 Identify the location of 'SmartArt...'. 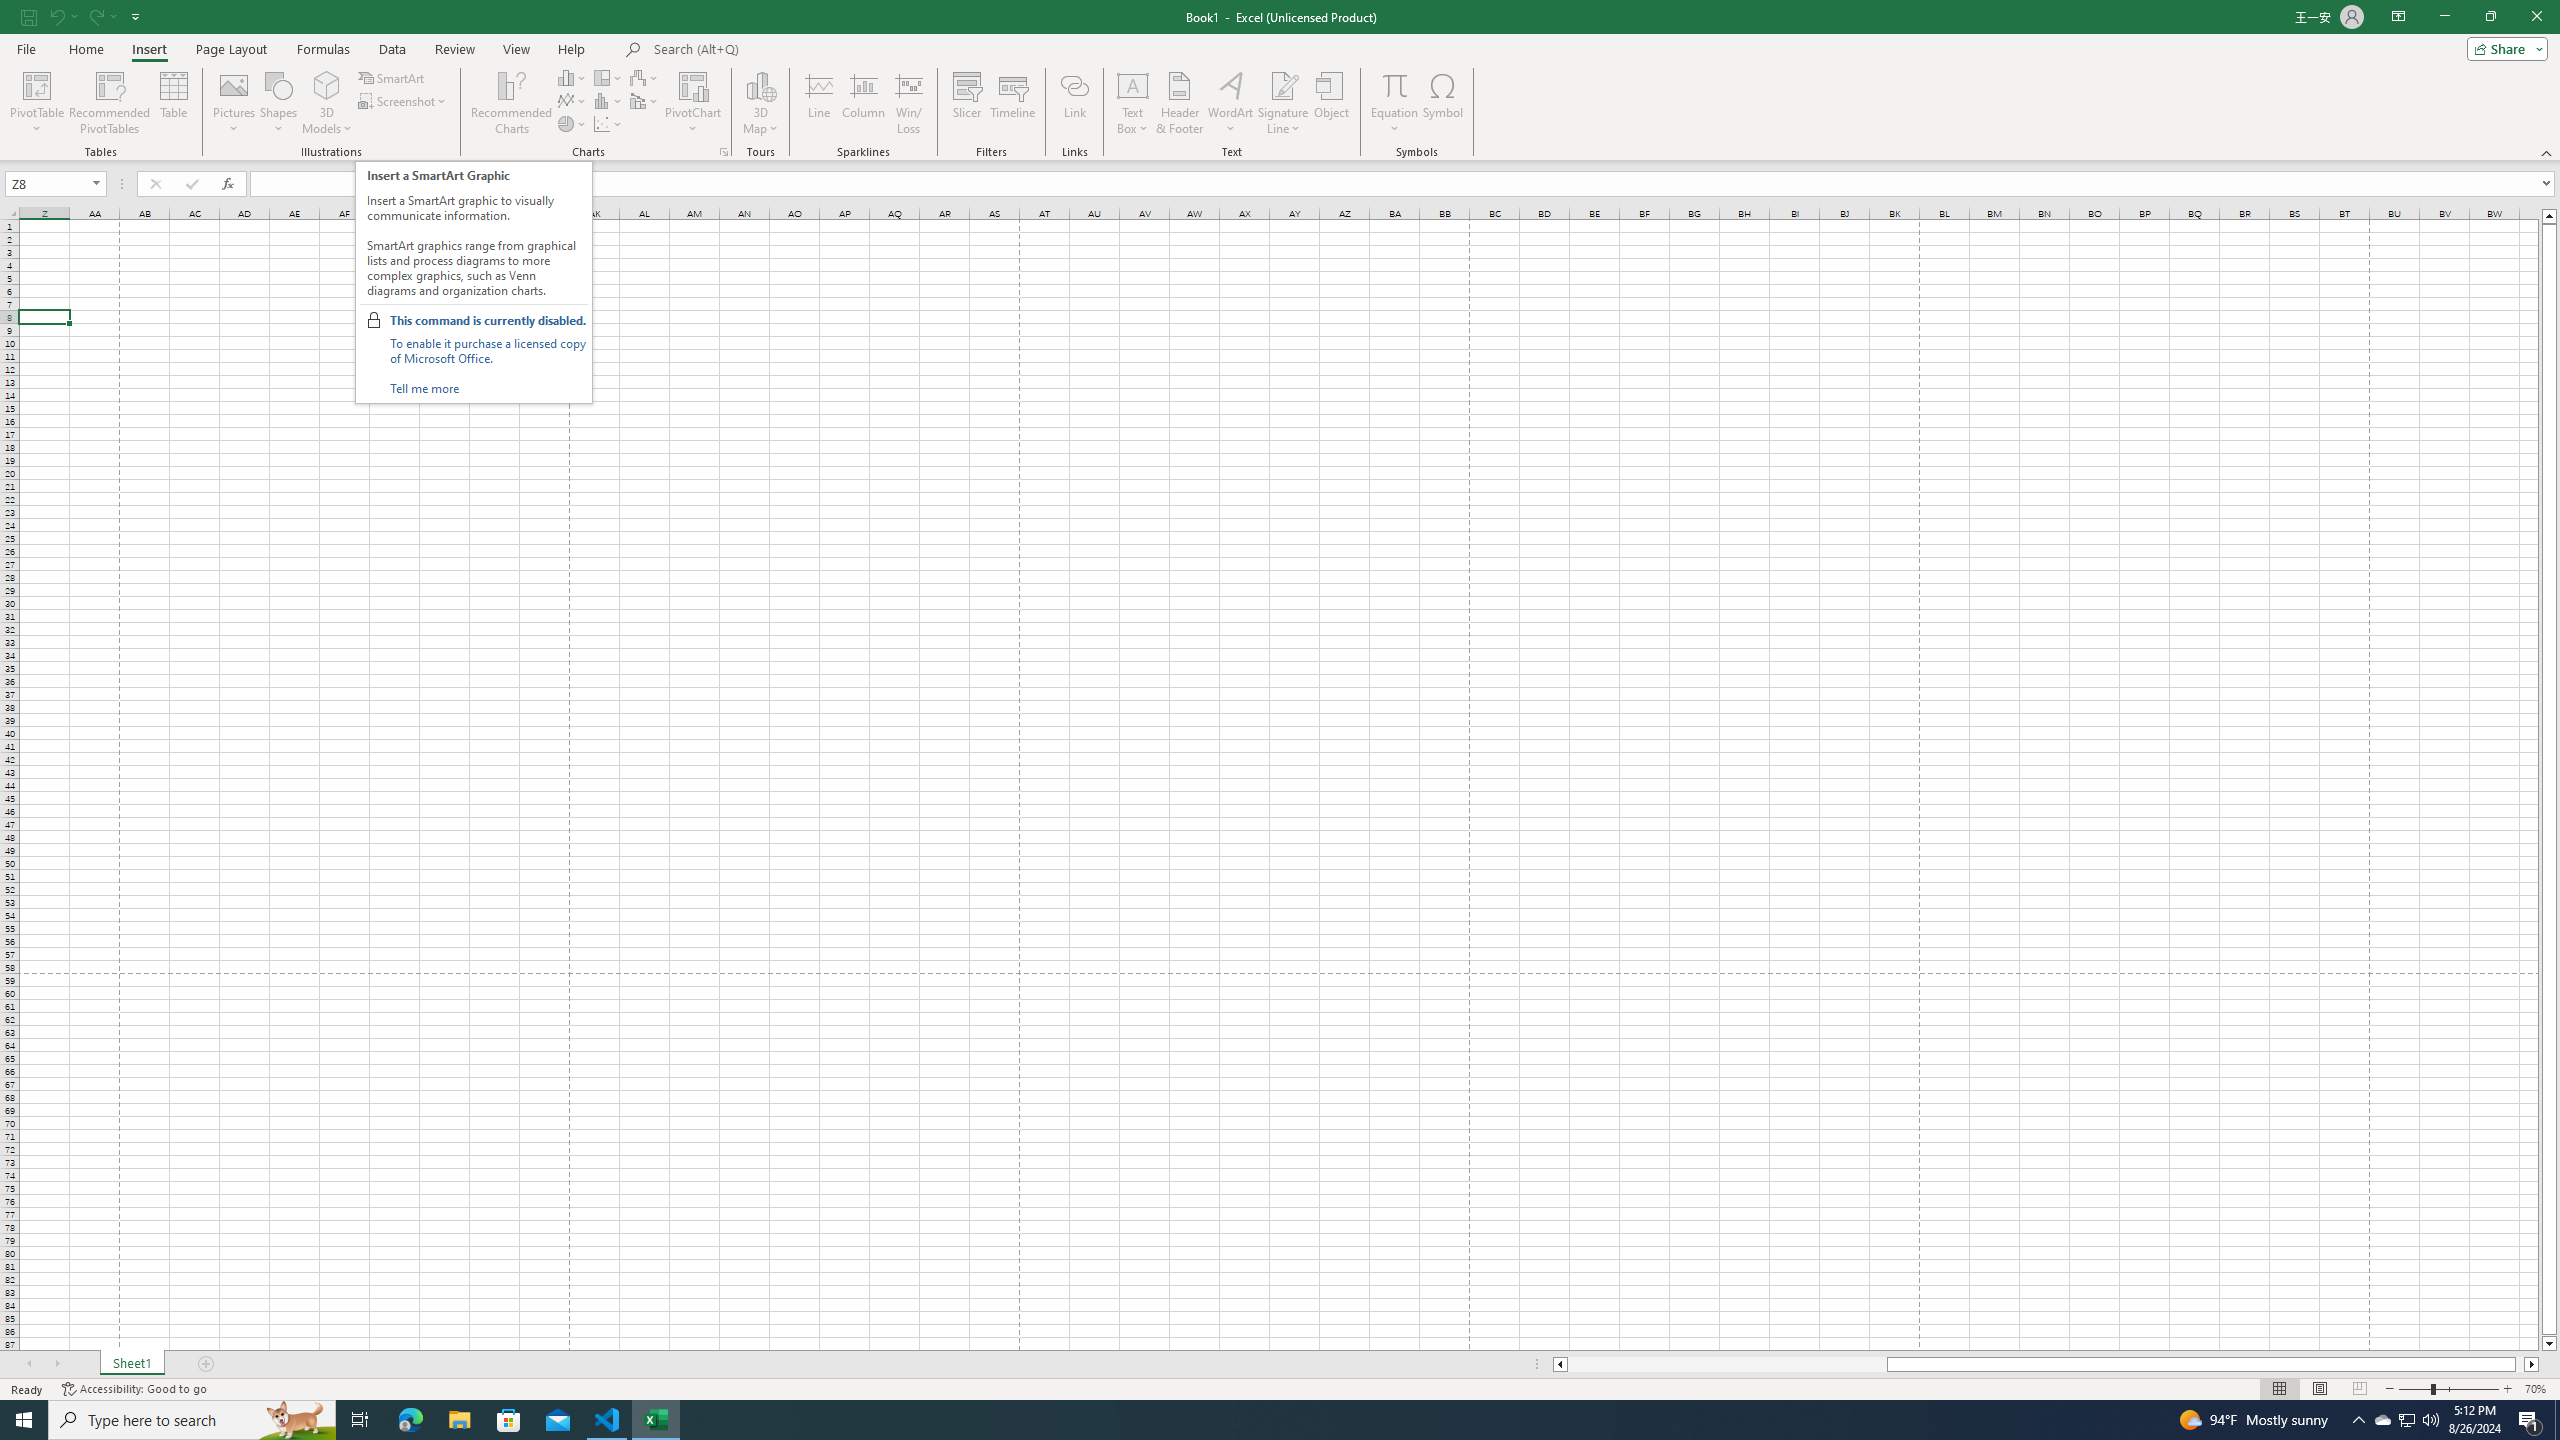
(391, 77).